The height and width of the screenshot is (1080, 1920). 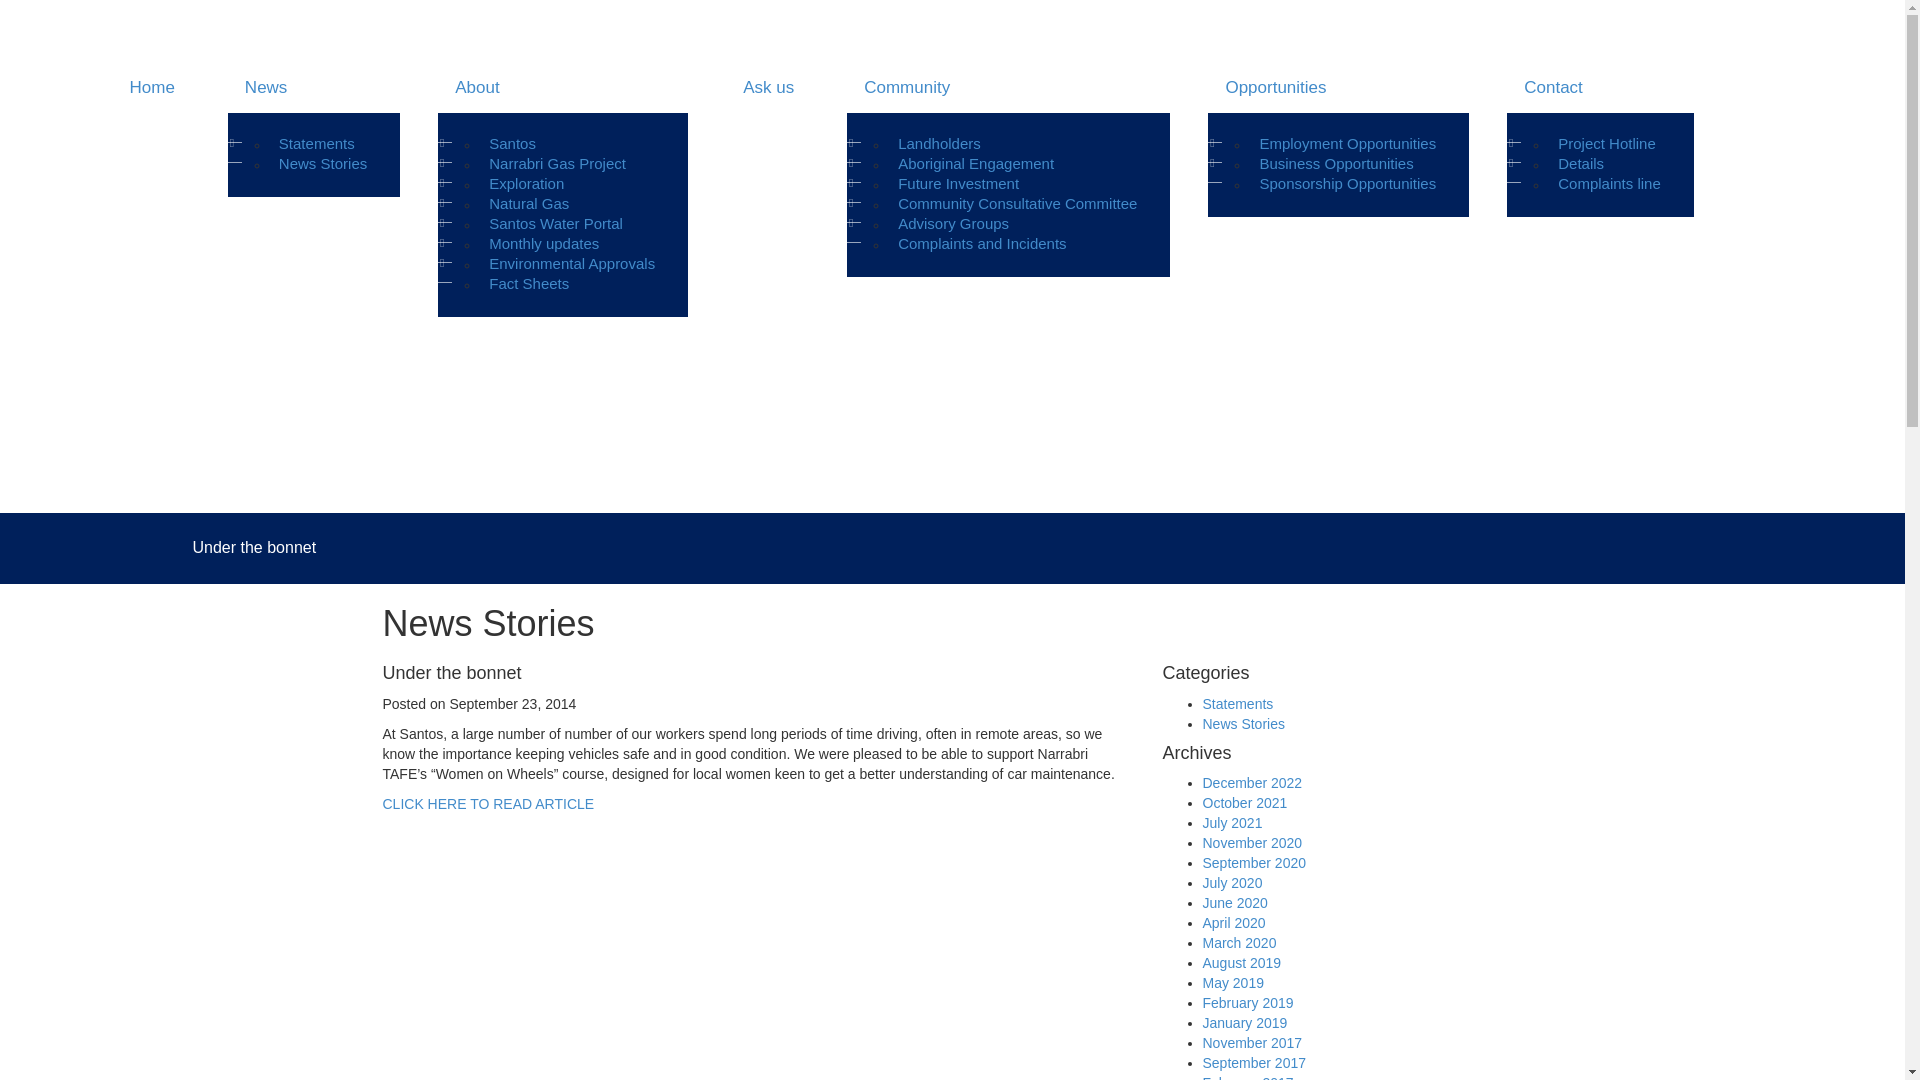 What do you see at coordinates (480, 204) in the screenshot?
I see `'Natural Gas'` at bounding box center [480, 204].